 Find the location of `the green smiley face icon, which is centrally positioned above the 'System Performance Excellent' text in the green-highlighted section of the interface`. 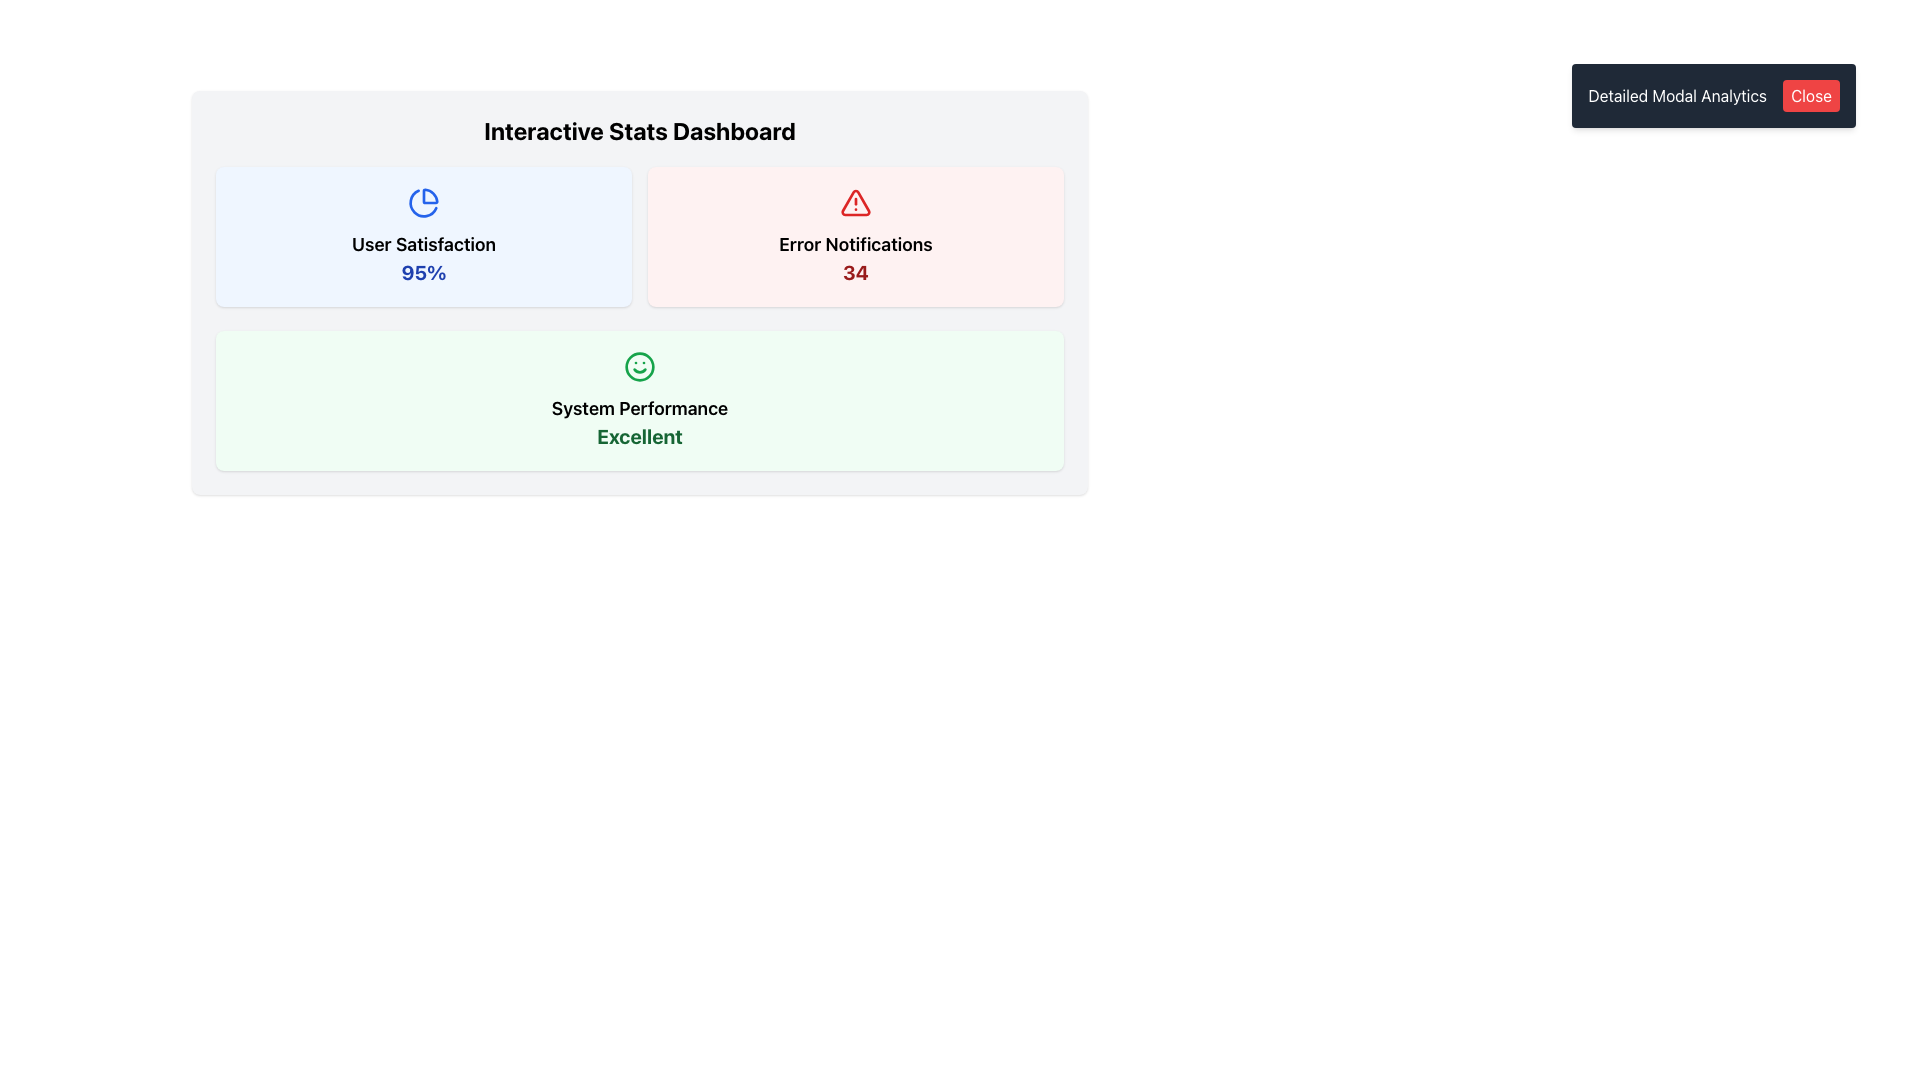

the green smiley face icon, which is centrally positioned above the 'System Performance Excellent' text in the green-highlighted section of the interface is located at coordinates (638, 366).